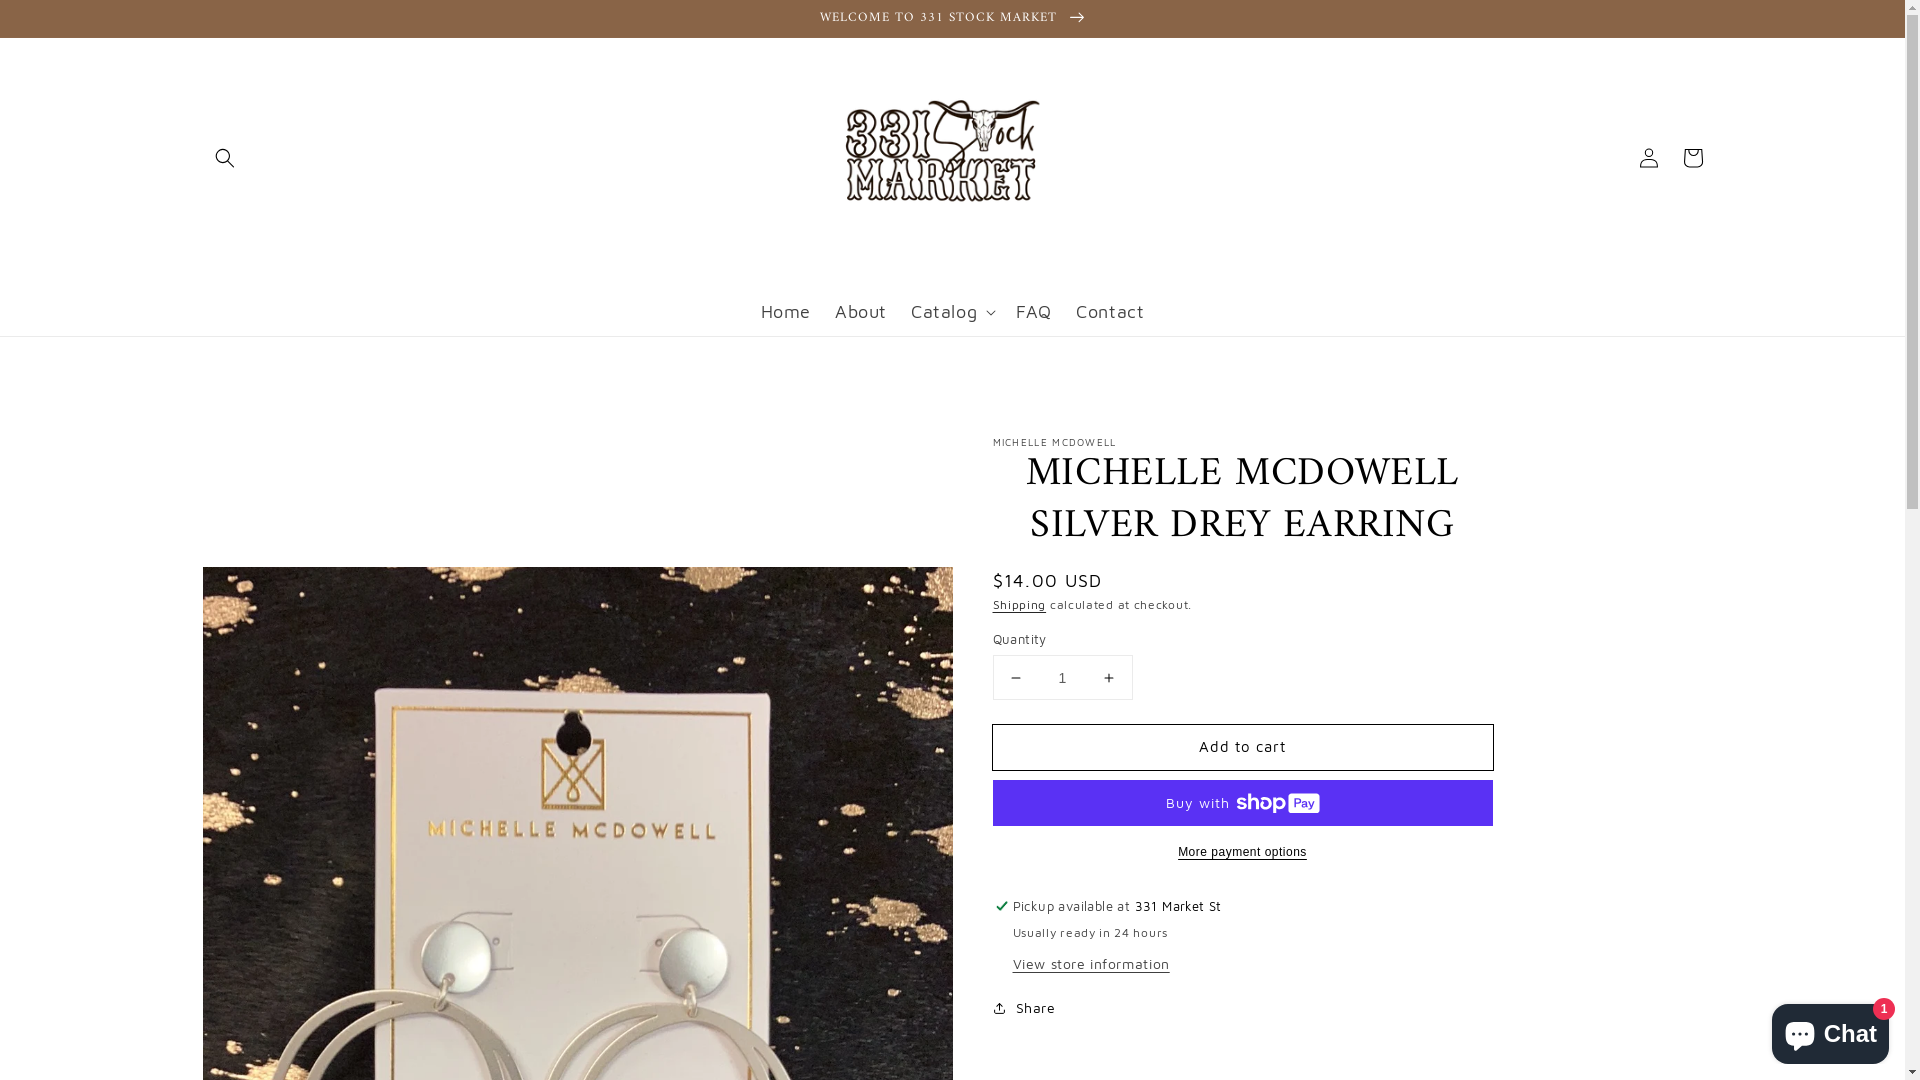  I want to click on 'Shipping', so click(1018, 603).